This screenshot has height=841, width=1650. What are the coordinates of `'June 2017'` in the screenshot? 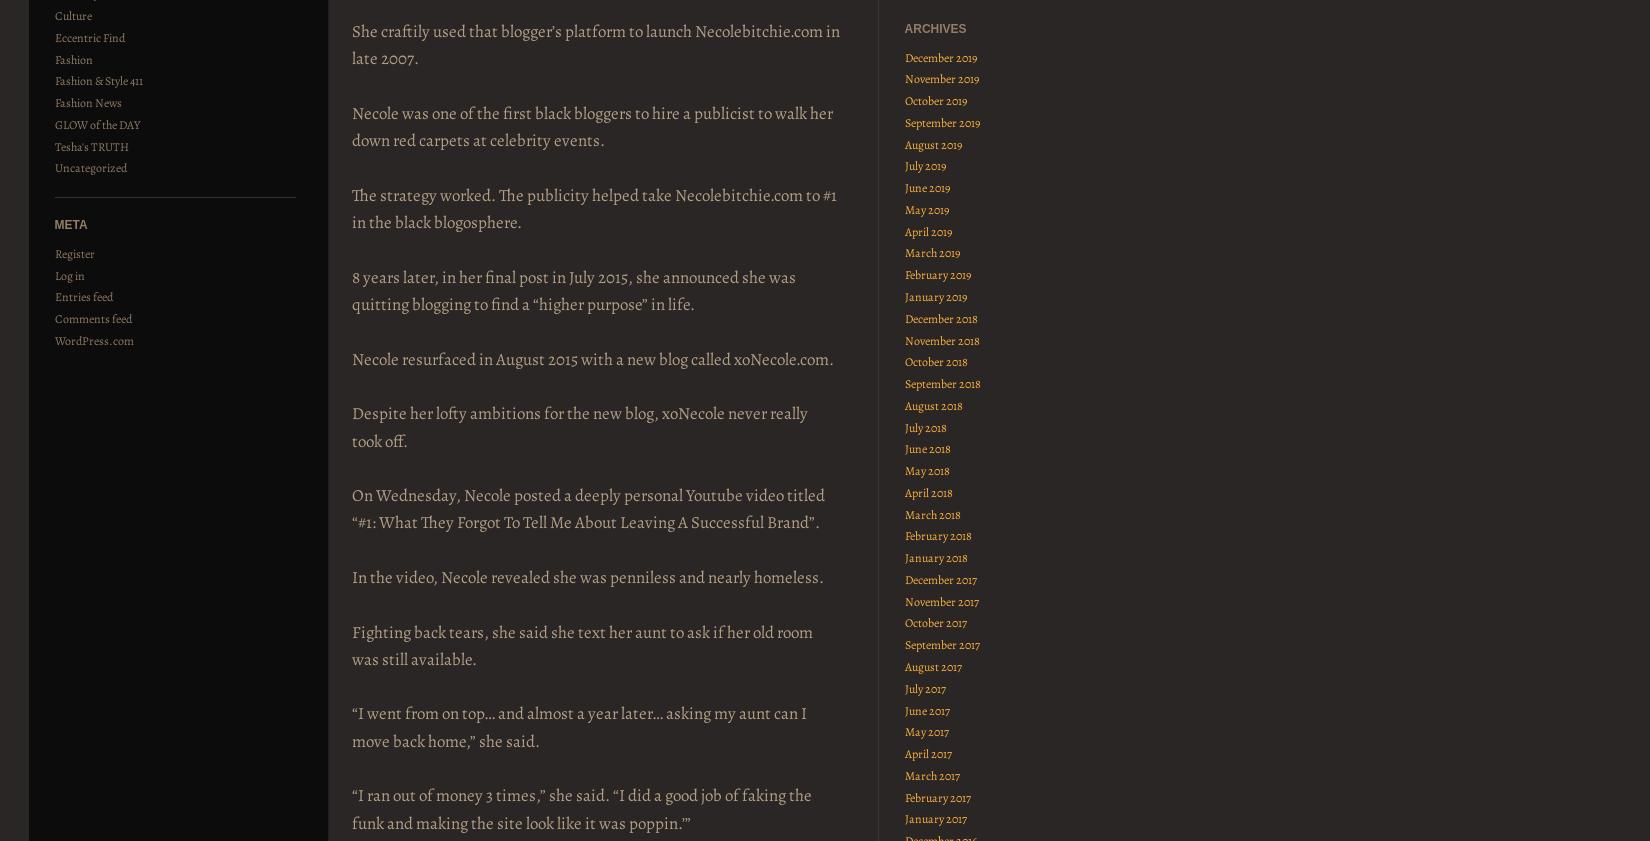 It's located at (926, 709).